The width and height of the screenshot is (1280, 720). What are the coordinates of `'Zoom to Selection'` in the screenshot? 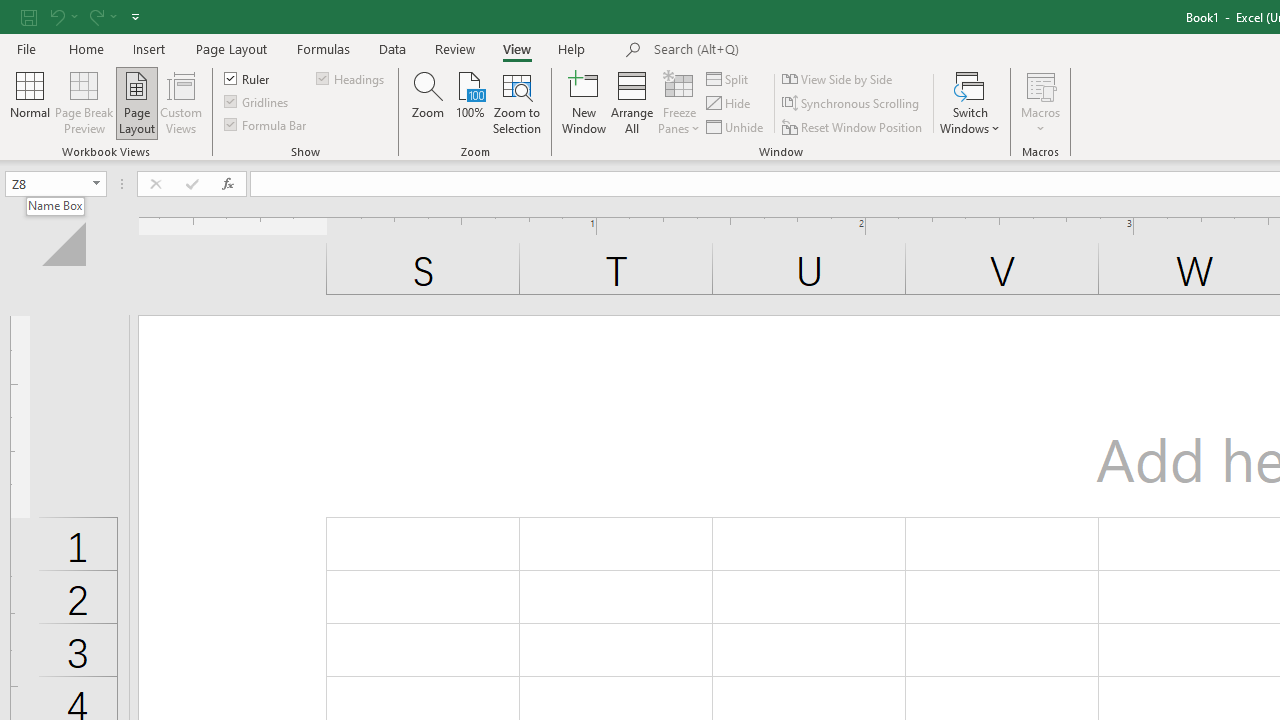 It's located at (517, 103).